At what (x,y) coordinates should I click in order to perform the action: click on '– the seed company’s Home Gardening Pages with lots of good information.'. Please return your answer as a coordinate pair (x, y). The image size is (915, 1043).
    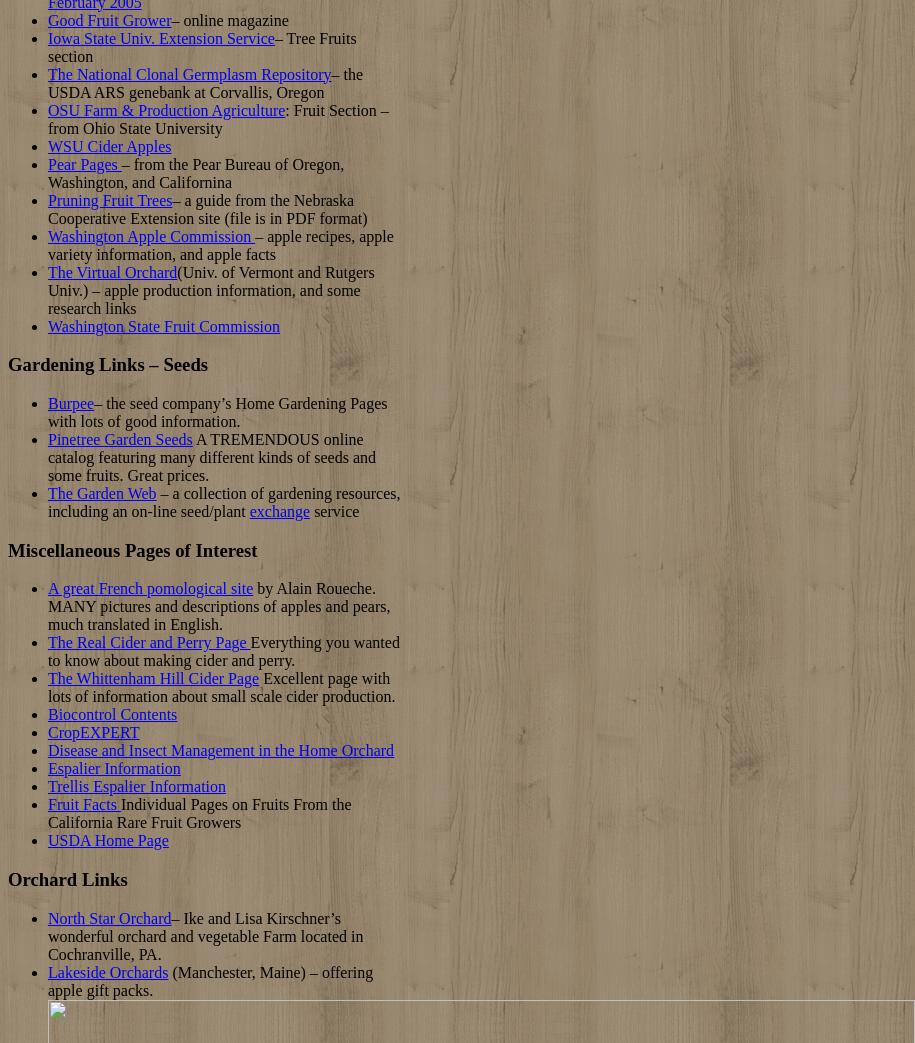
    Looking at the image, I should click on (48, 412).